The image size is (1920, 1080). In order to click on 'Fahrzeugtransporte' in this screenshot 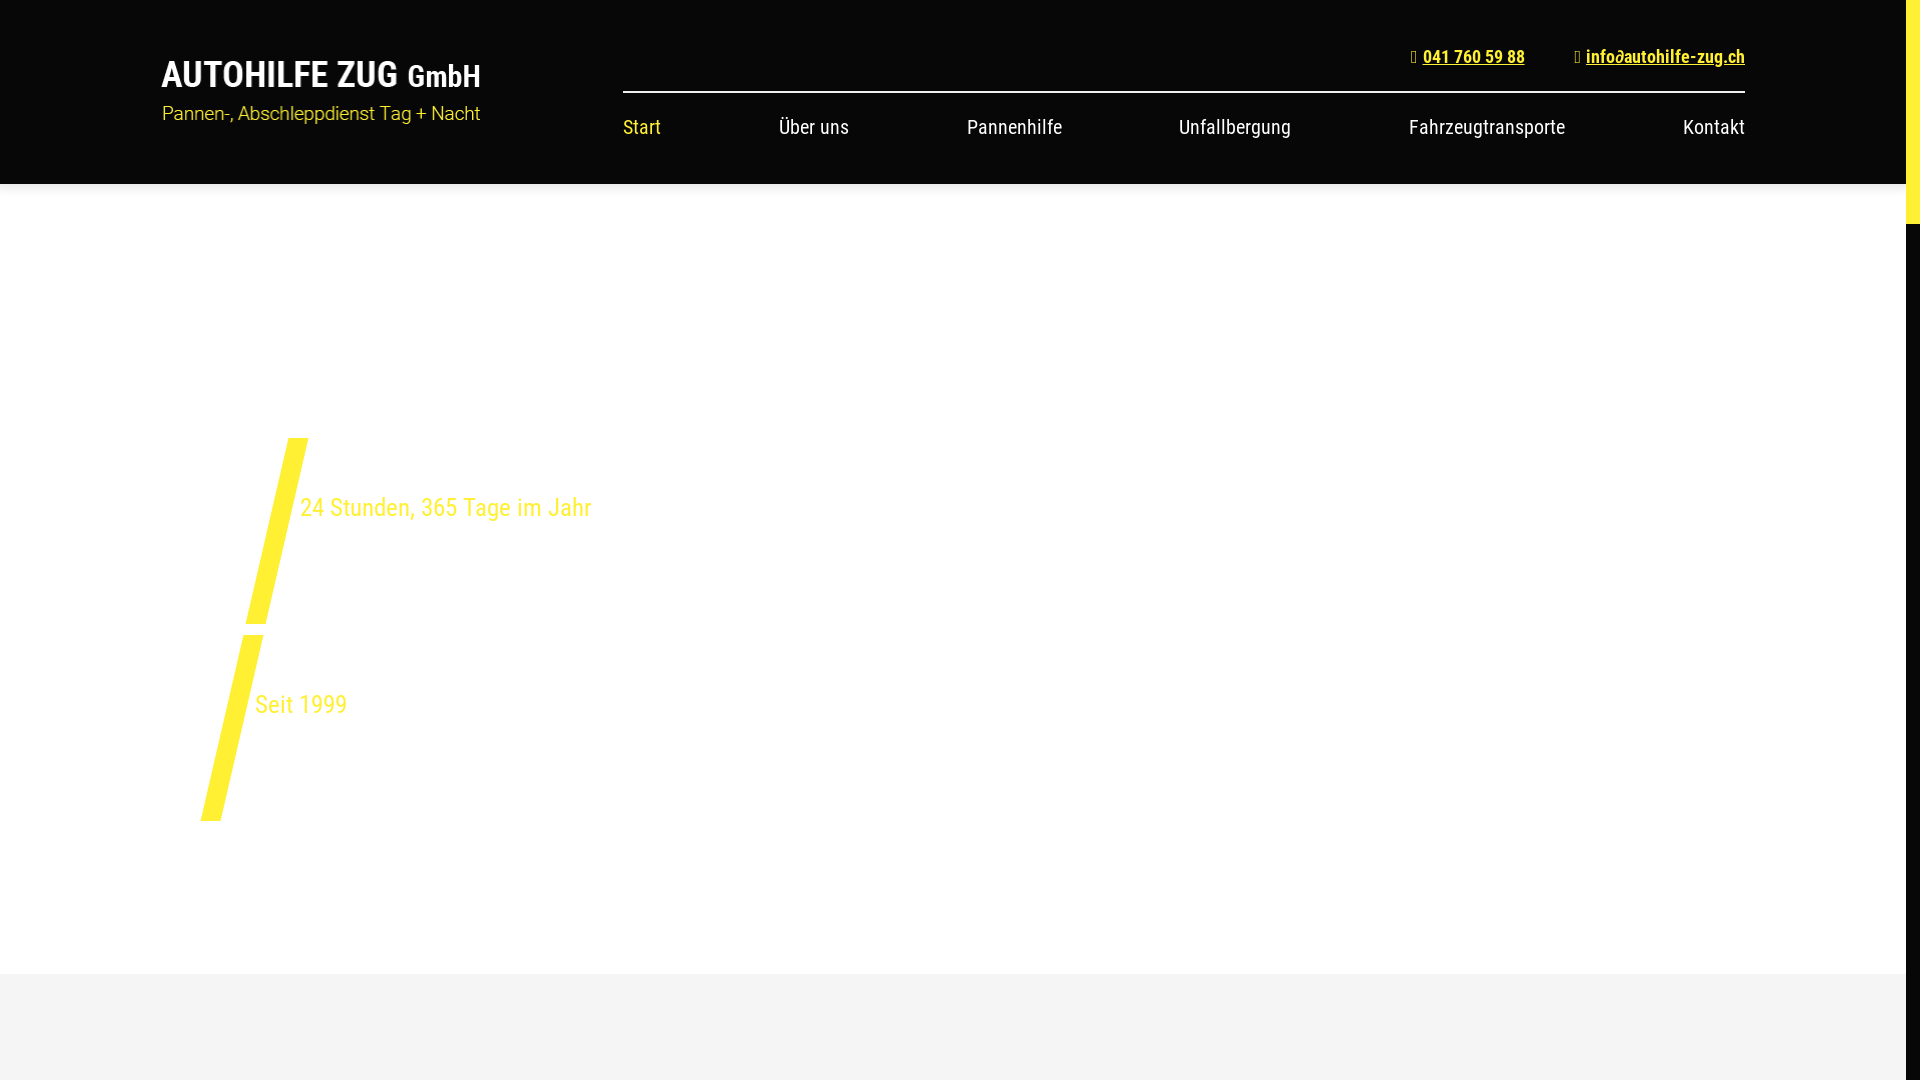, I will do `click(1487, 127)`.